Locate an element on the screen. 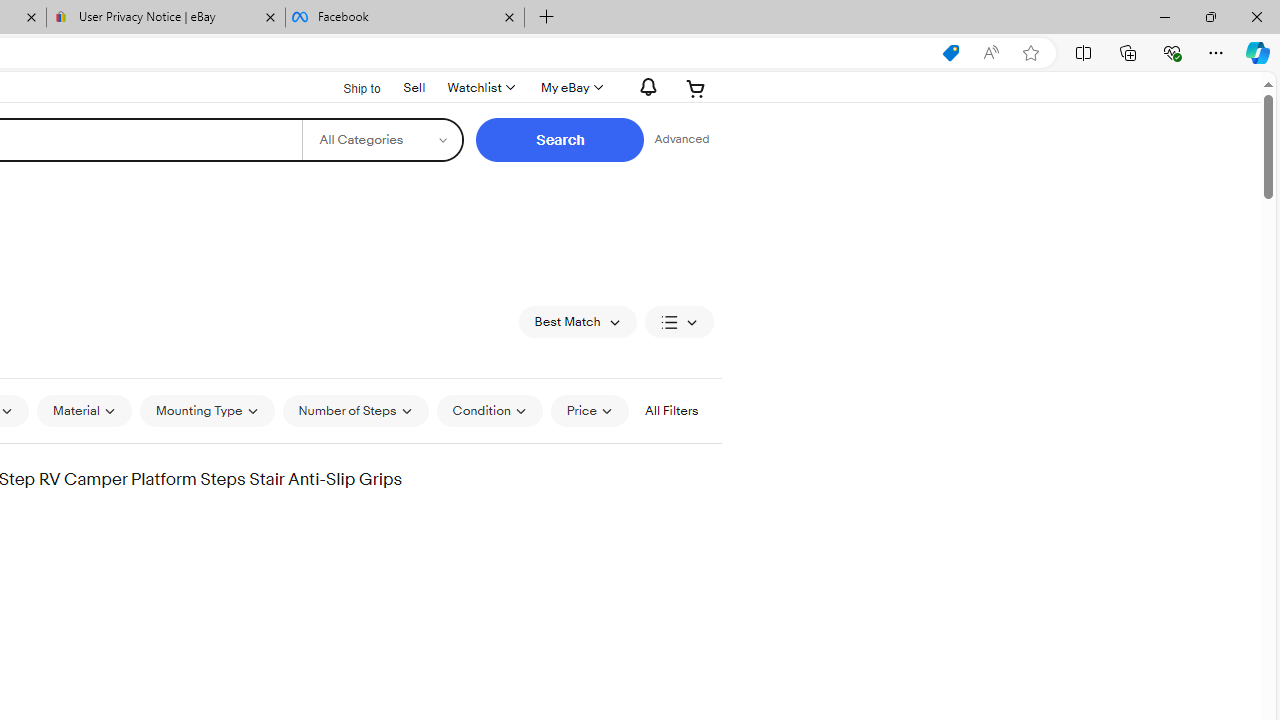 The image size is (1280, 720). 'Sell' is located at coordinates (413, 86).